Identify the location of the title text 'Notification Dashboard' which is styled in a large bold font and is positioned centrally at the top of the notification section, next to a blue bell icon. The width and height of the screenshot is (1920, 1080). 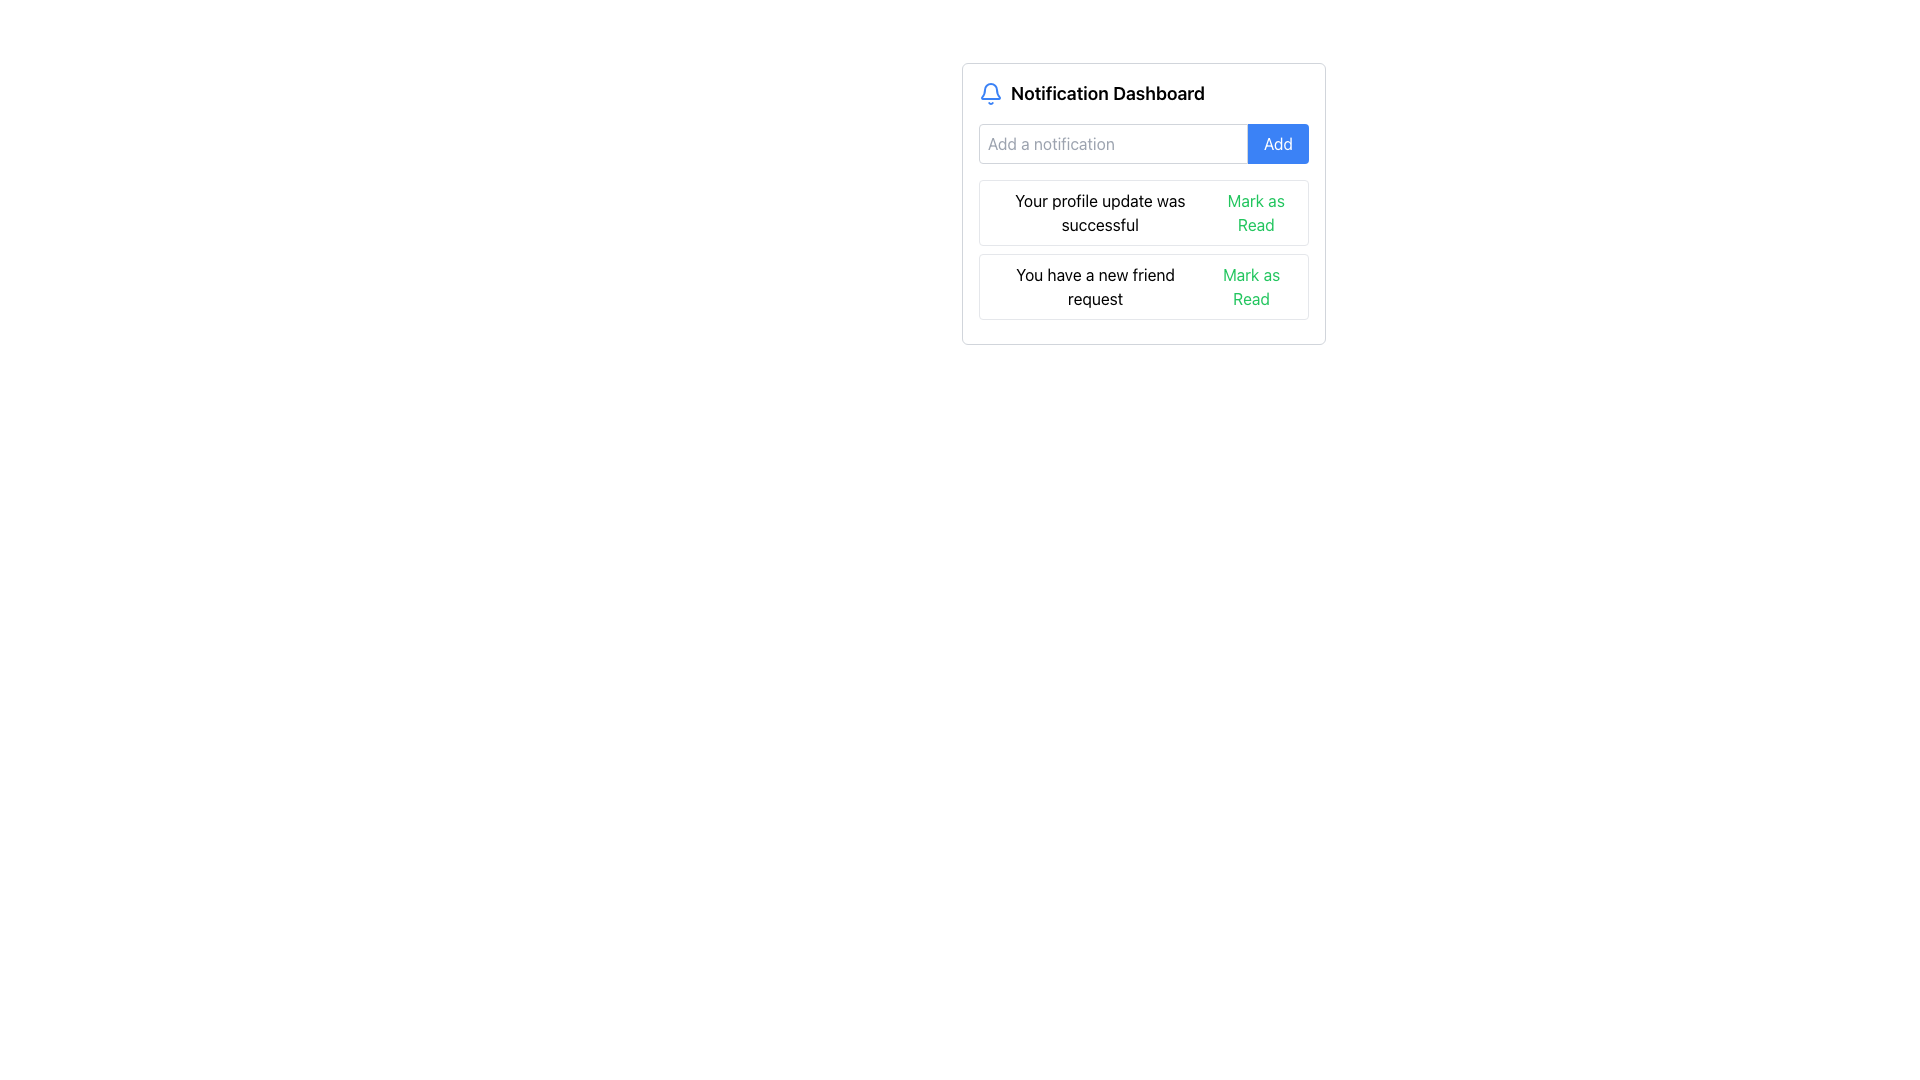
(1107, 93).